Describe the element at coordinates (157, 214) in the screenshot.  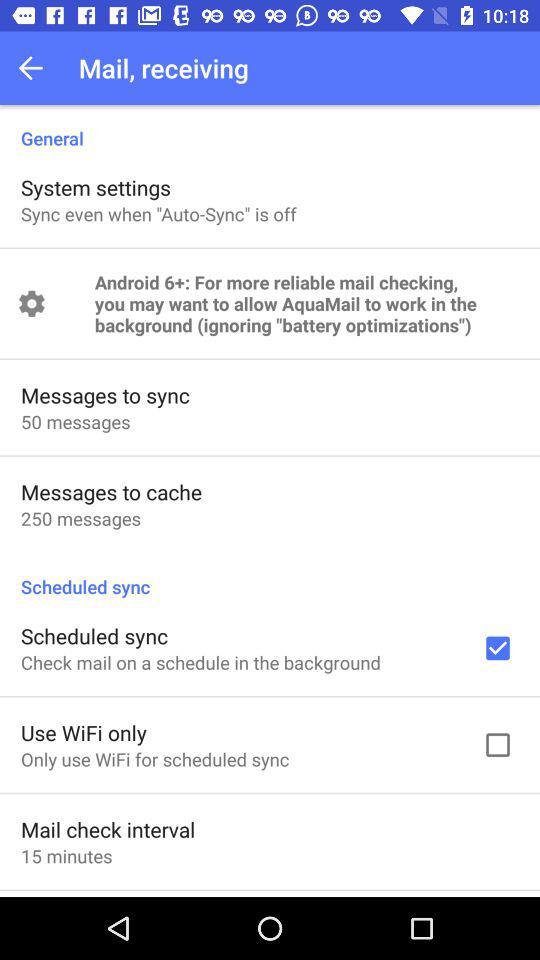
I see `app below system settings` at that location.